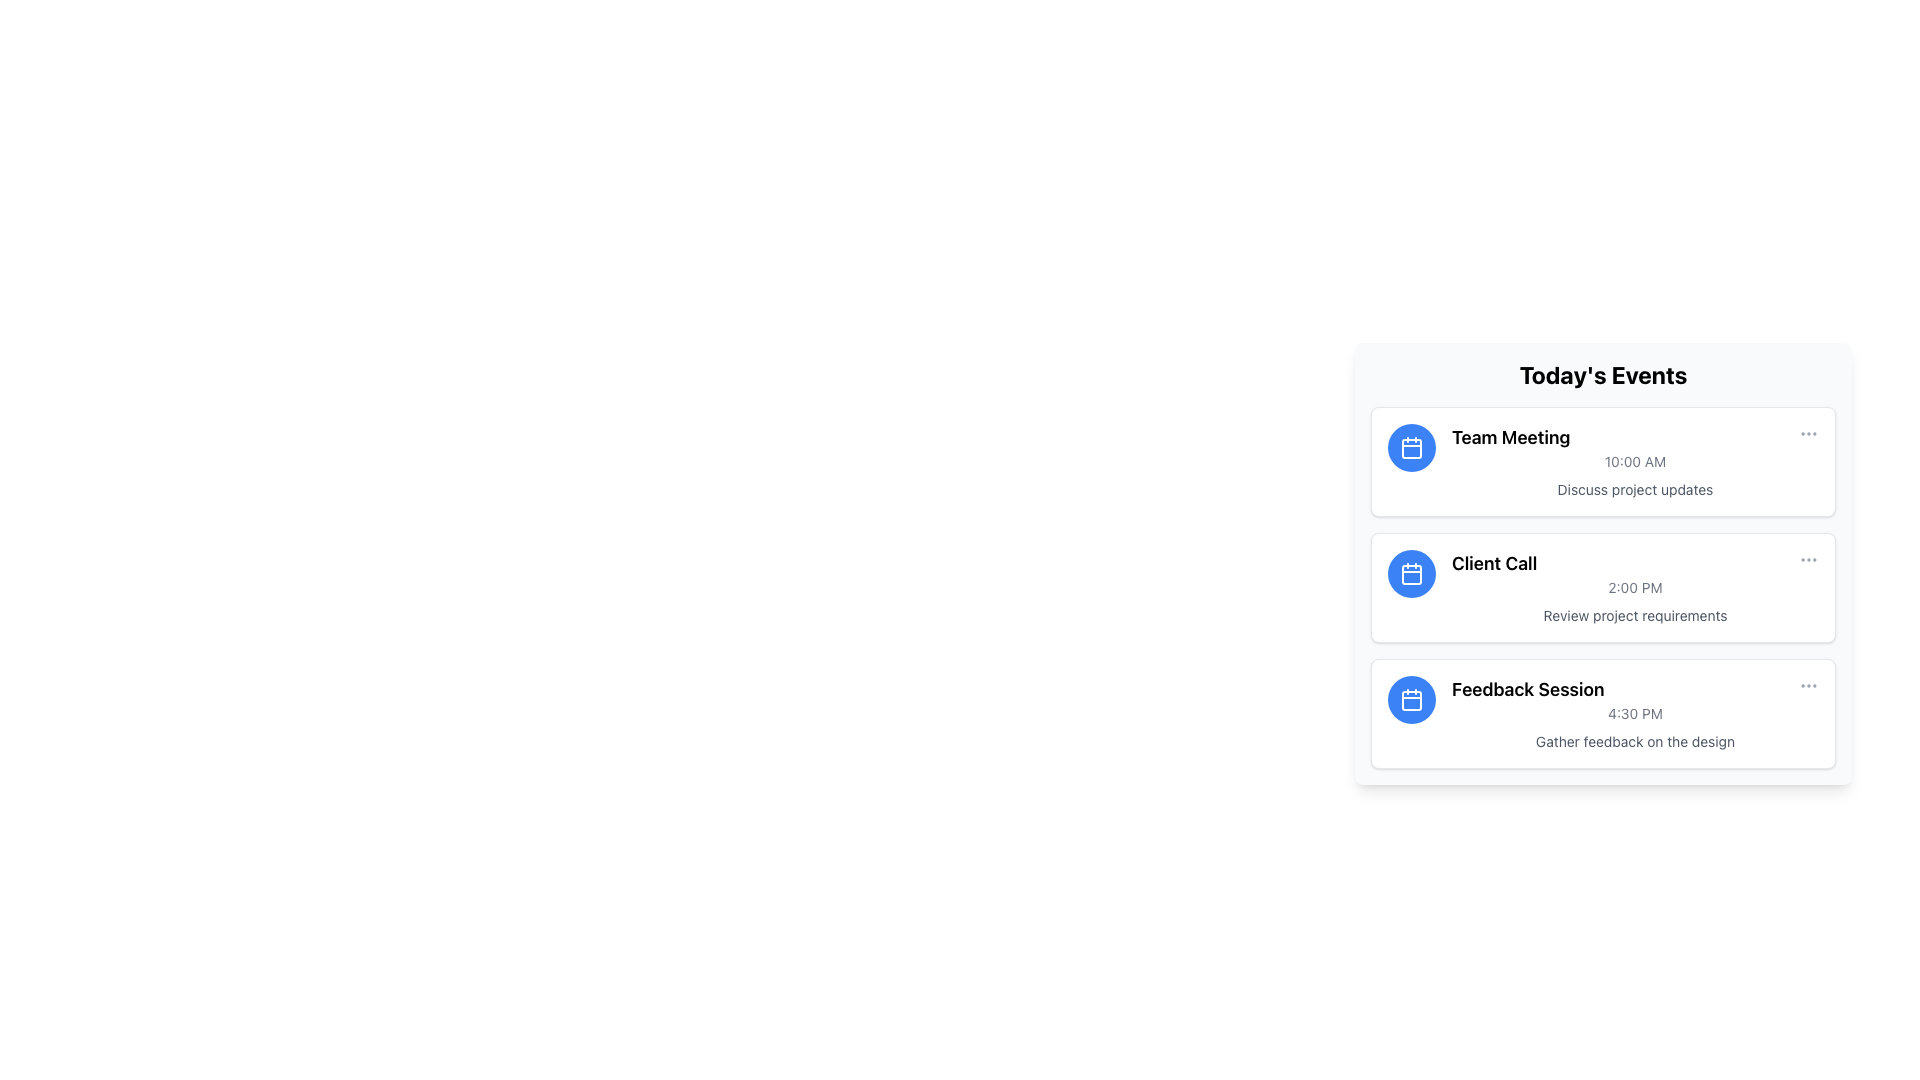 This screenshot has height=1080, width=1920. I want to click on the first Event Card in the 'Today's Events' list, so click(1635, 462).